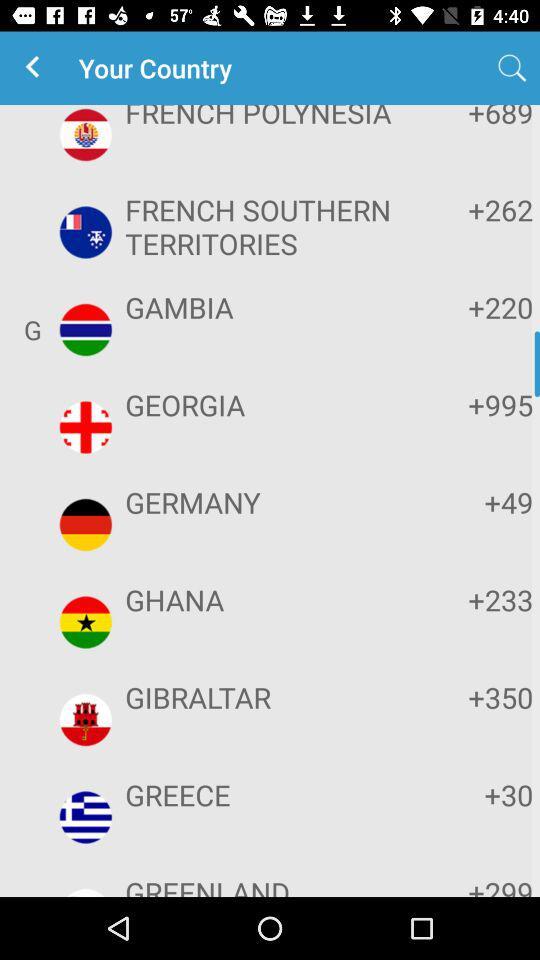  I want to click on the app next to your country, so click(36, 68).